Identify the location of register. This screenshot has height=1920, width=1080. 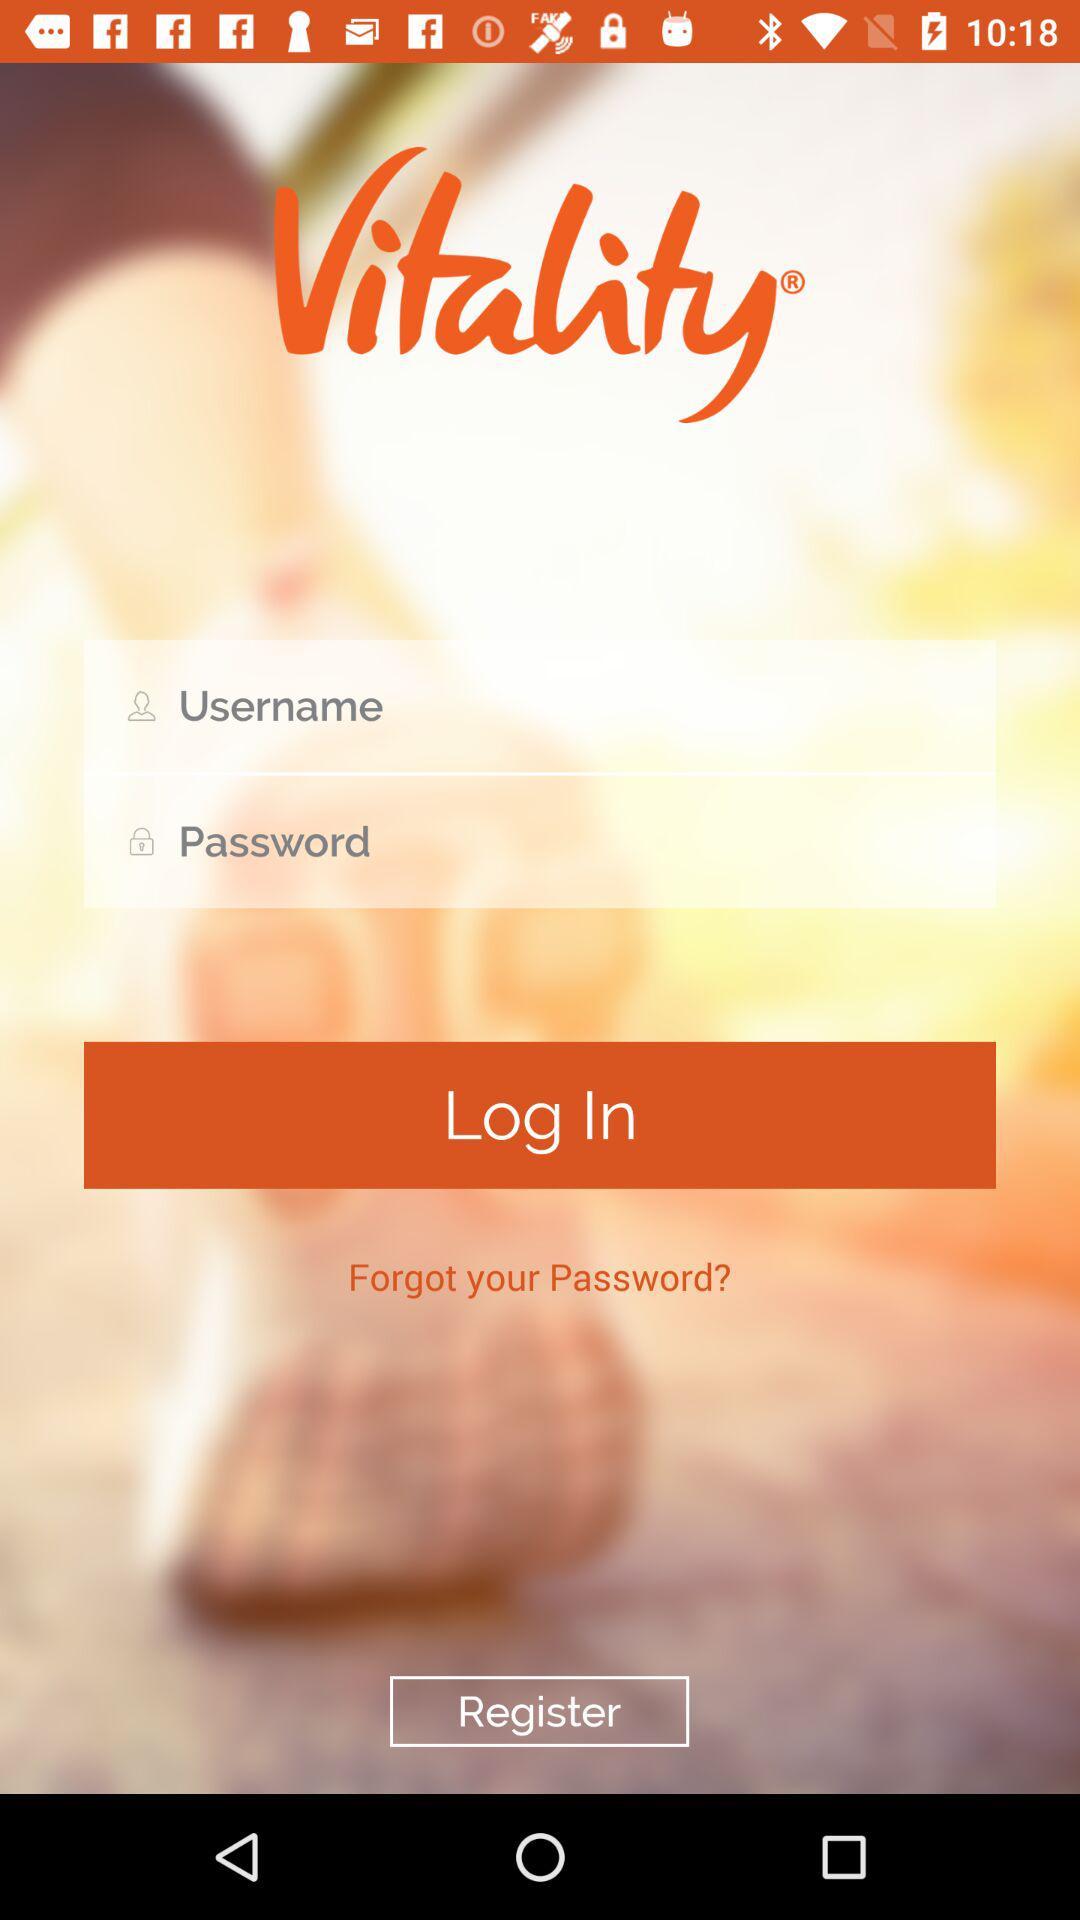
(538, 1710).